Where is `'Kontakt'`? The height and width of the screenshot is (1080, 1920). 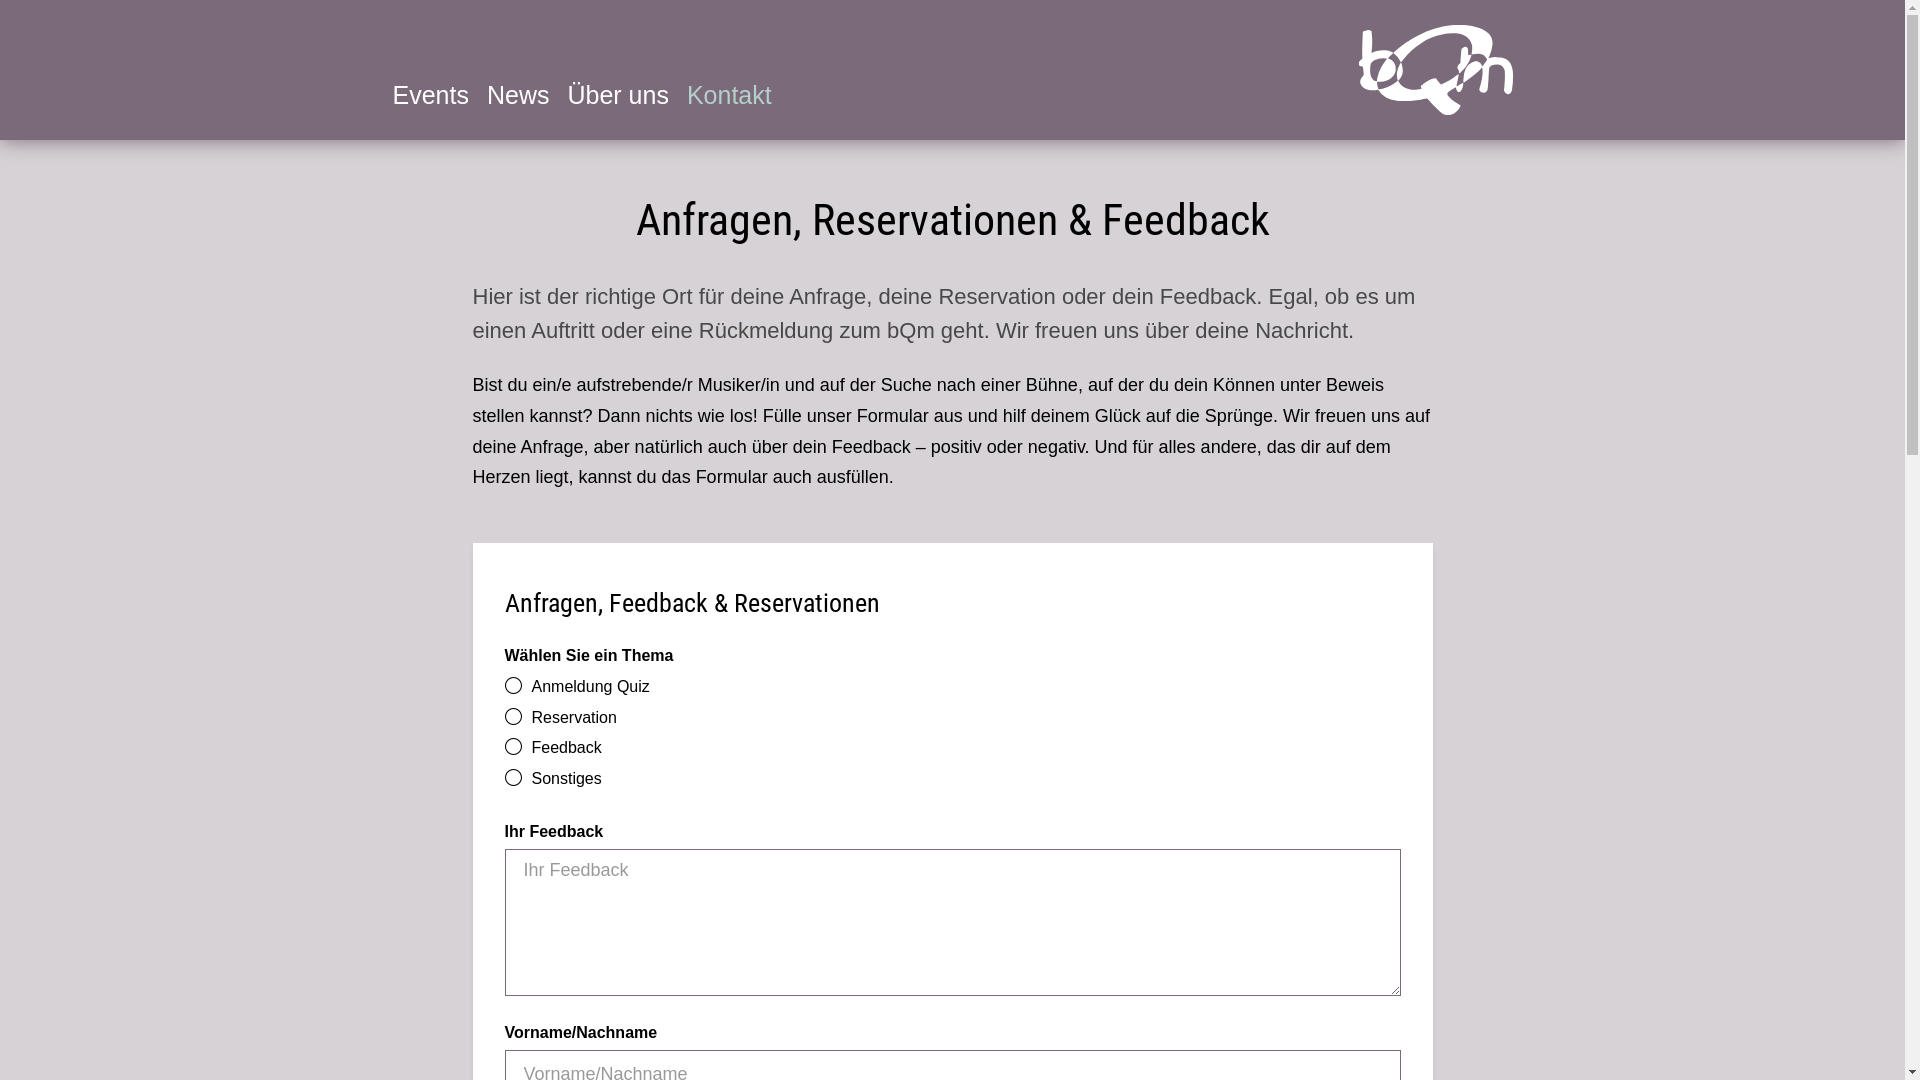
'Kontakt' is located at coordinates (728, 95).